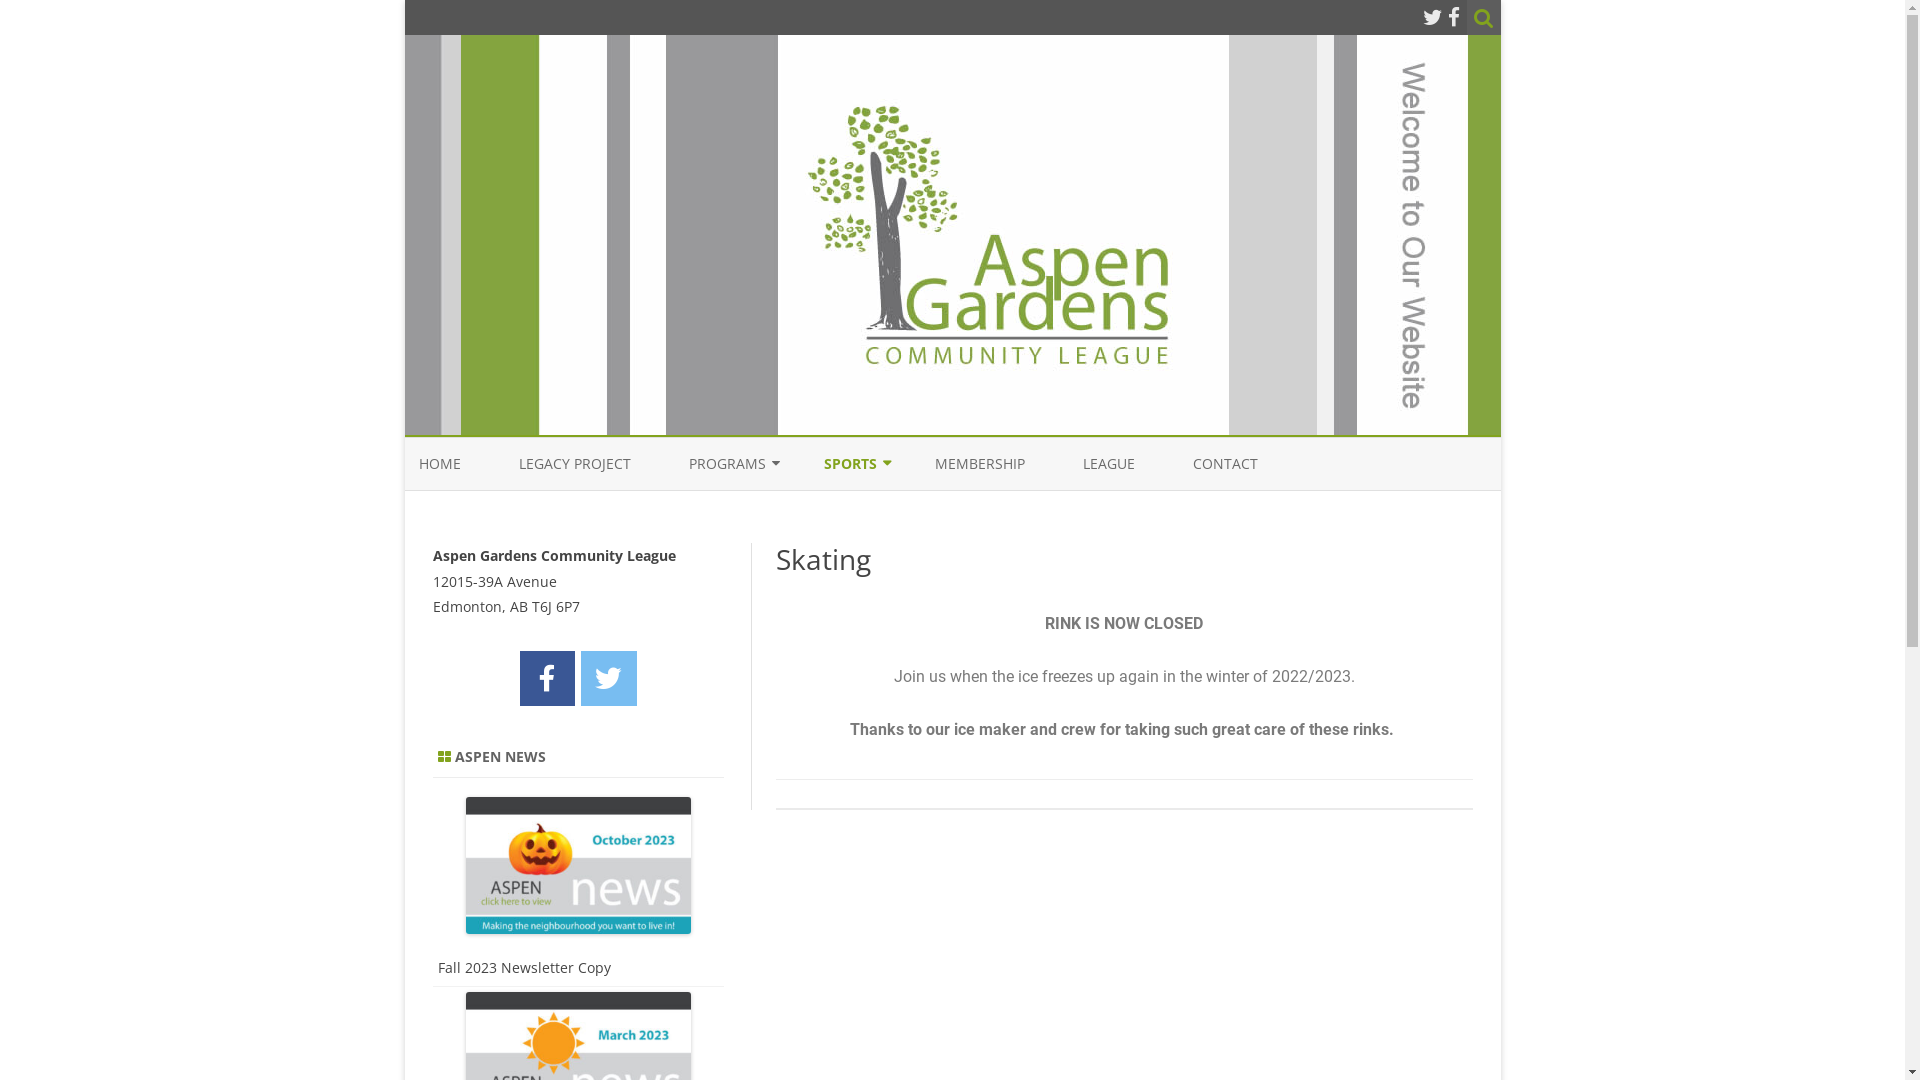 The width and height of the screenshot is (1920, 1080). Describe the element at coordinates (1454, 16) in the screenshot. I see `'Facebook'` at that location.